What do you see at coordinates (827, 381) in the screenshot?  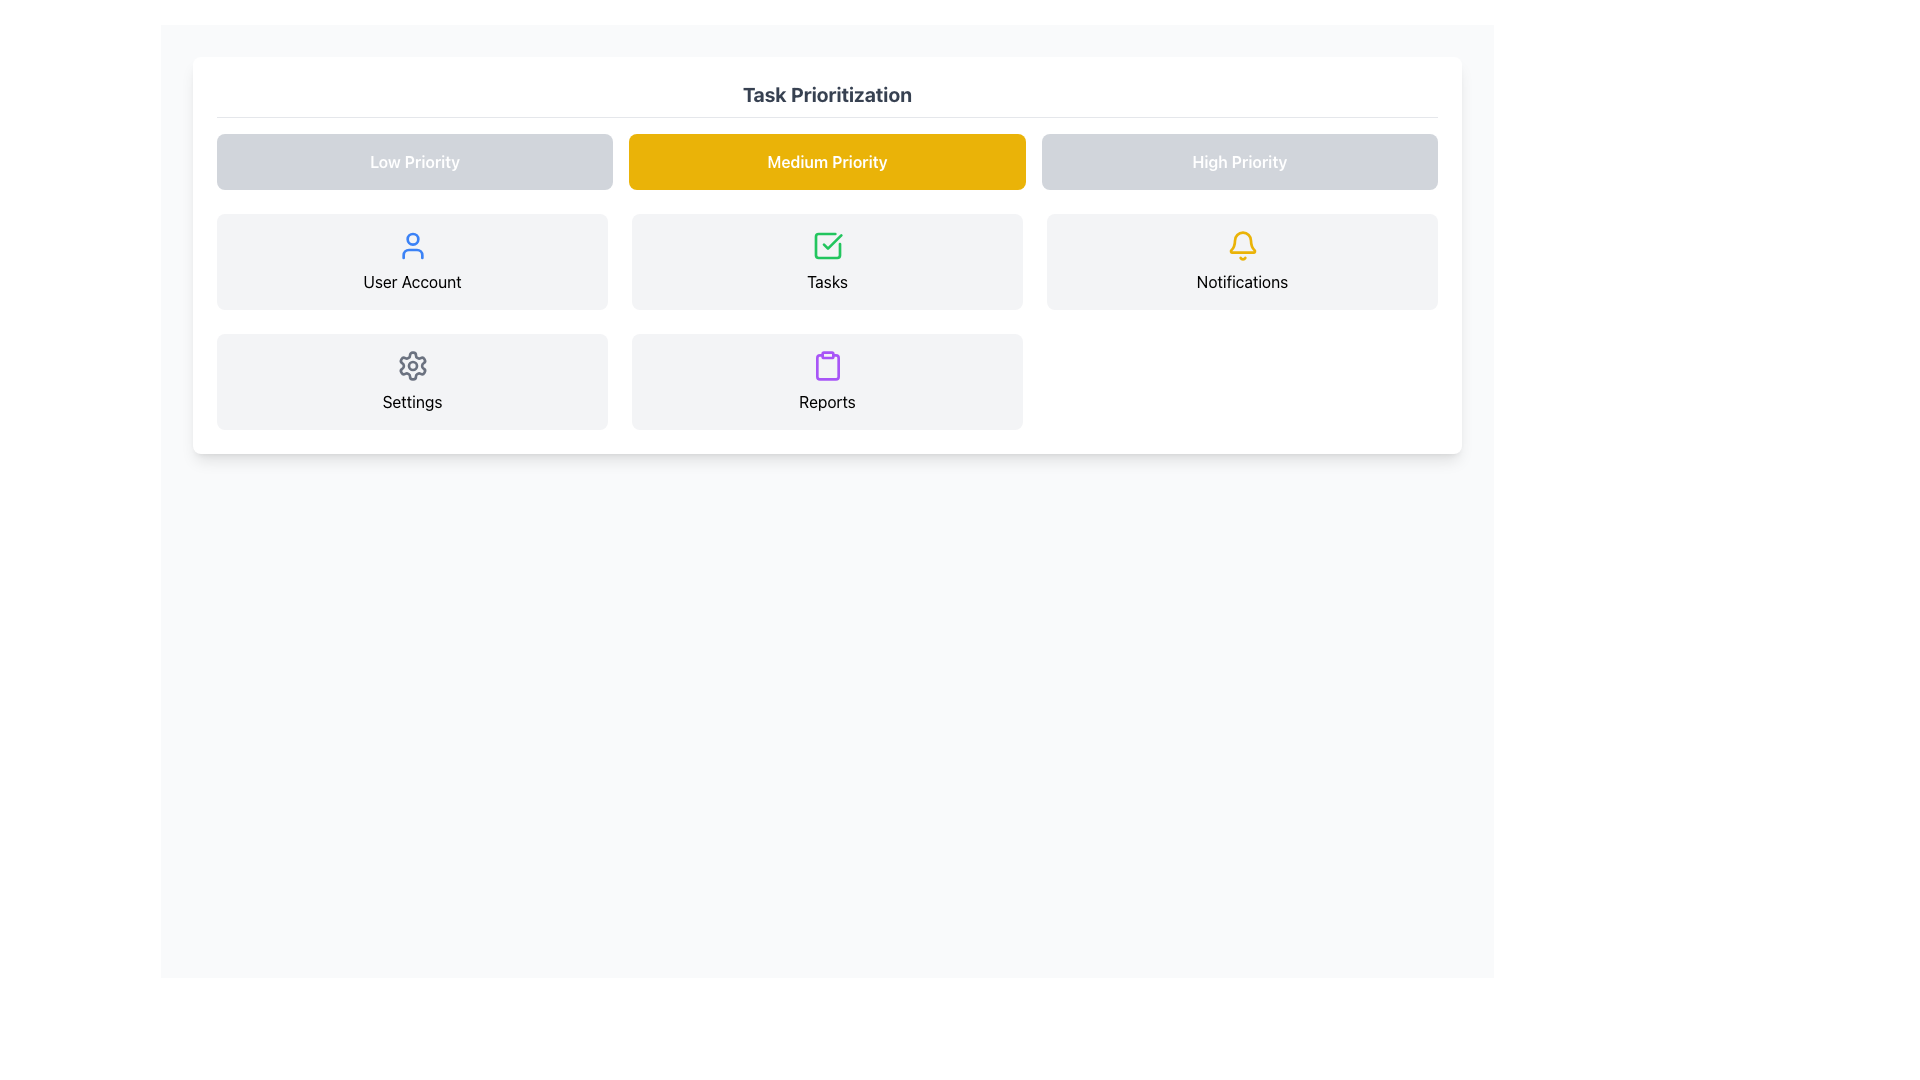 I see `the button located at the bottom-middle position of the grid layout` at bounding box center [827, 381].